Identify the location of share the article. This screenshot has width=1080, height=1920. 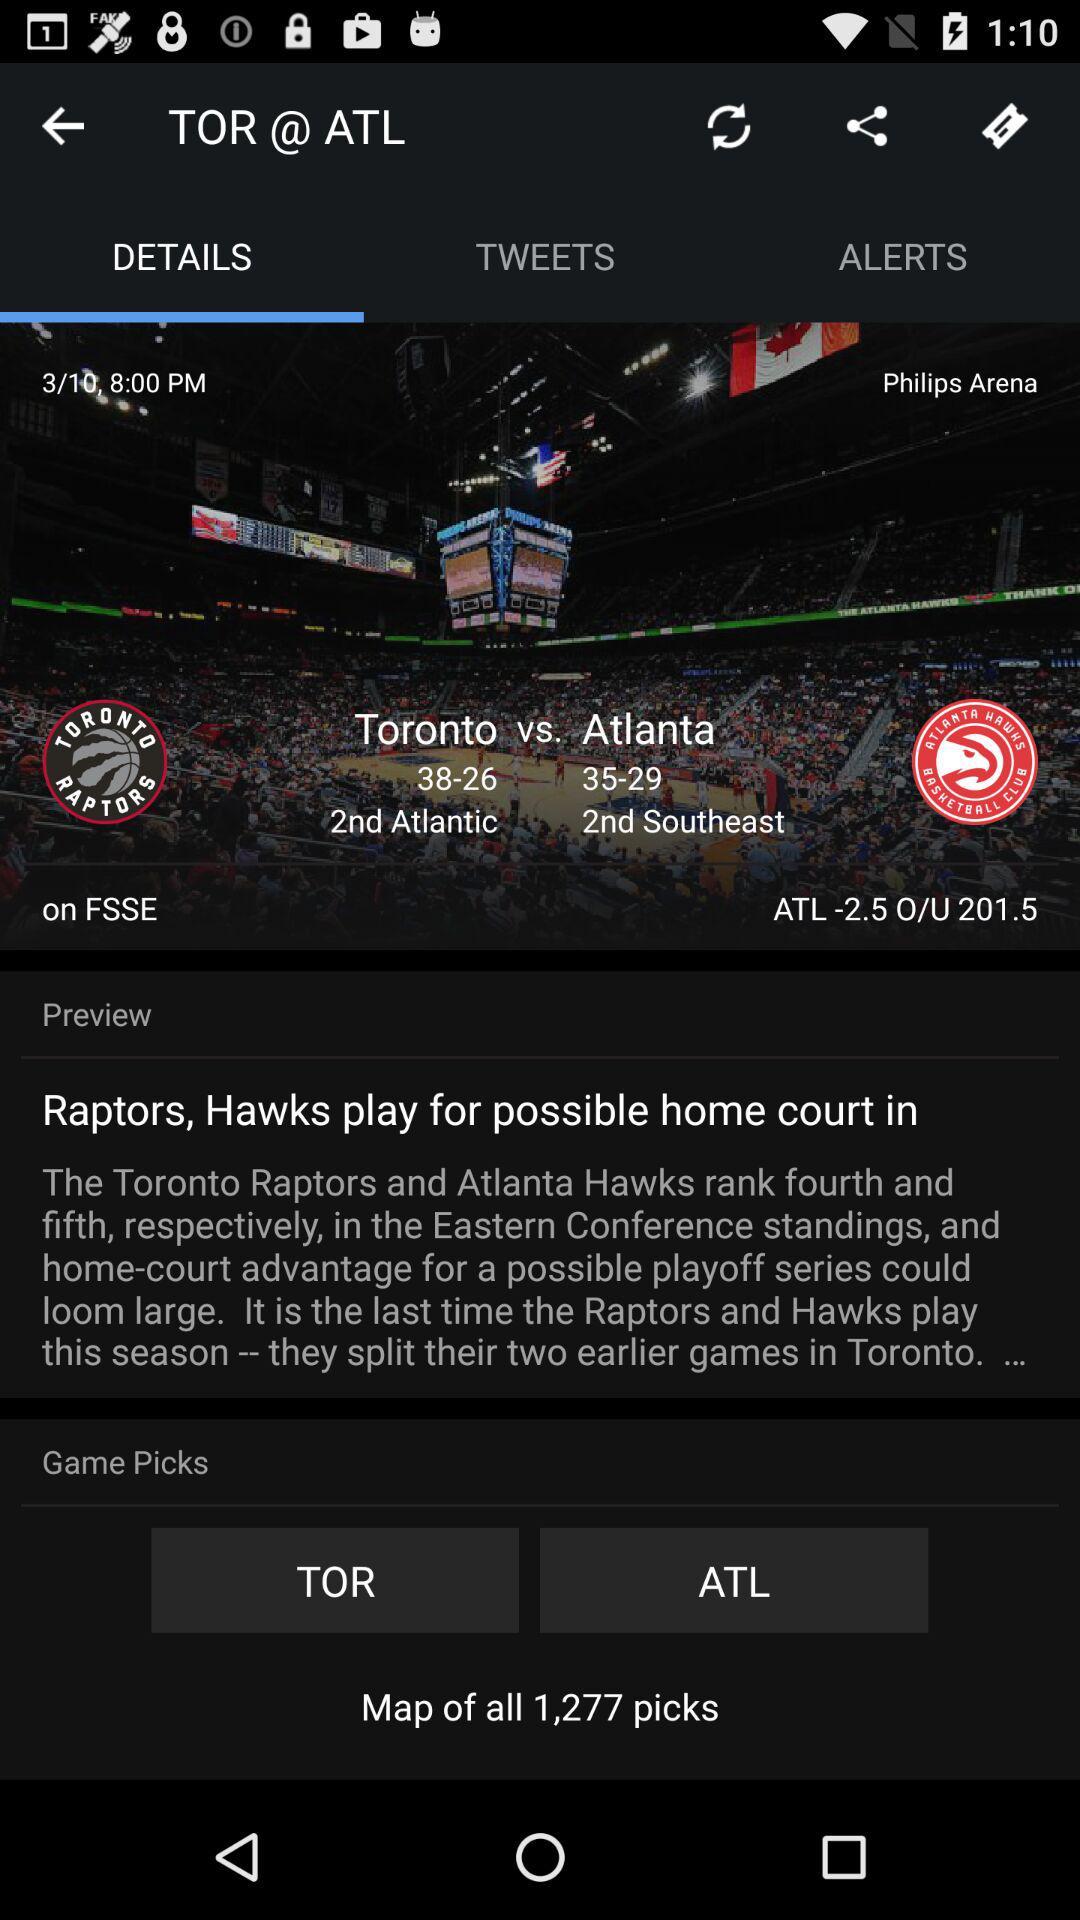
(866, 124).